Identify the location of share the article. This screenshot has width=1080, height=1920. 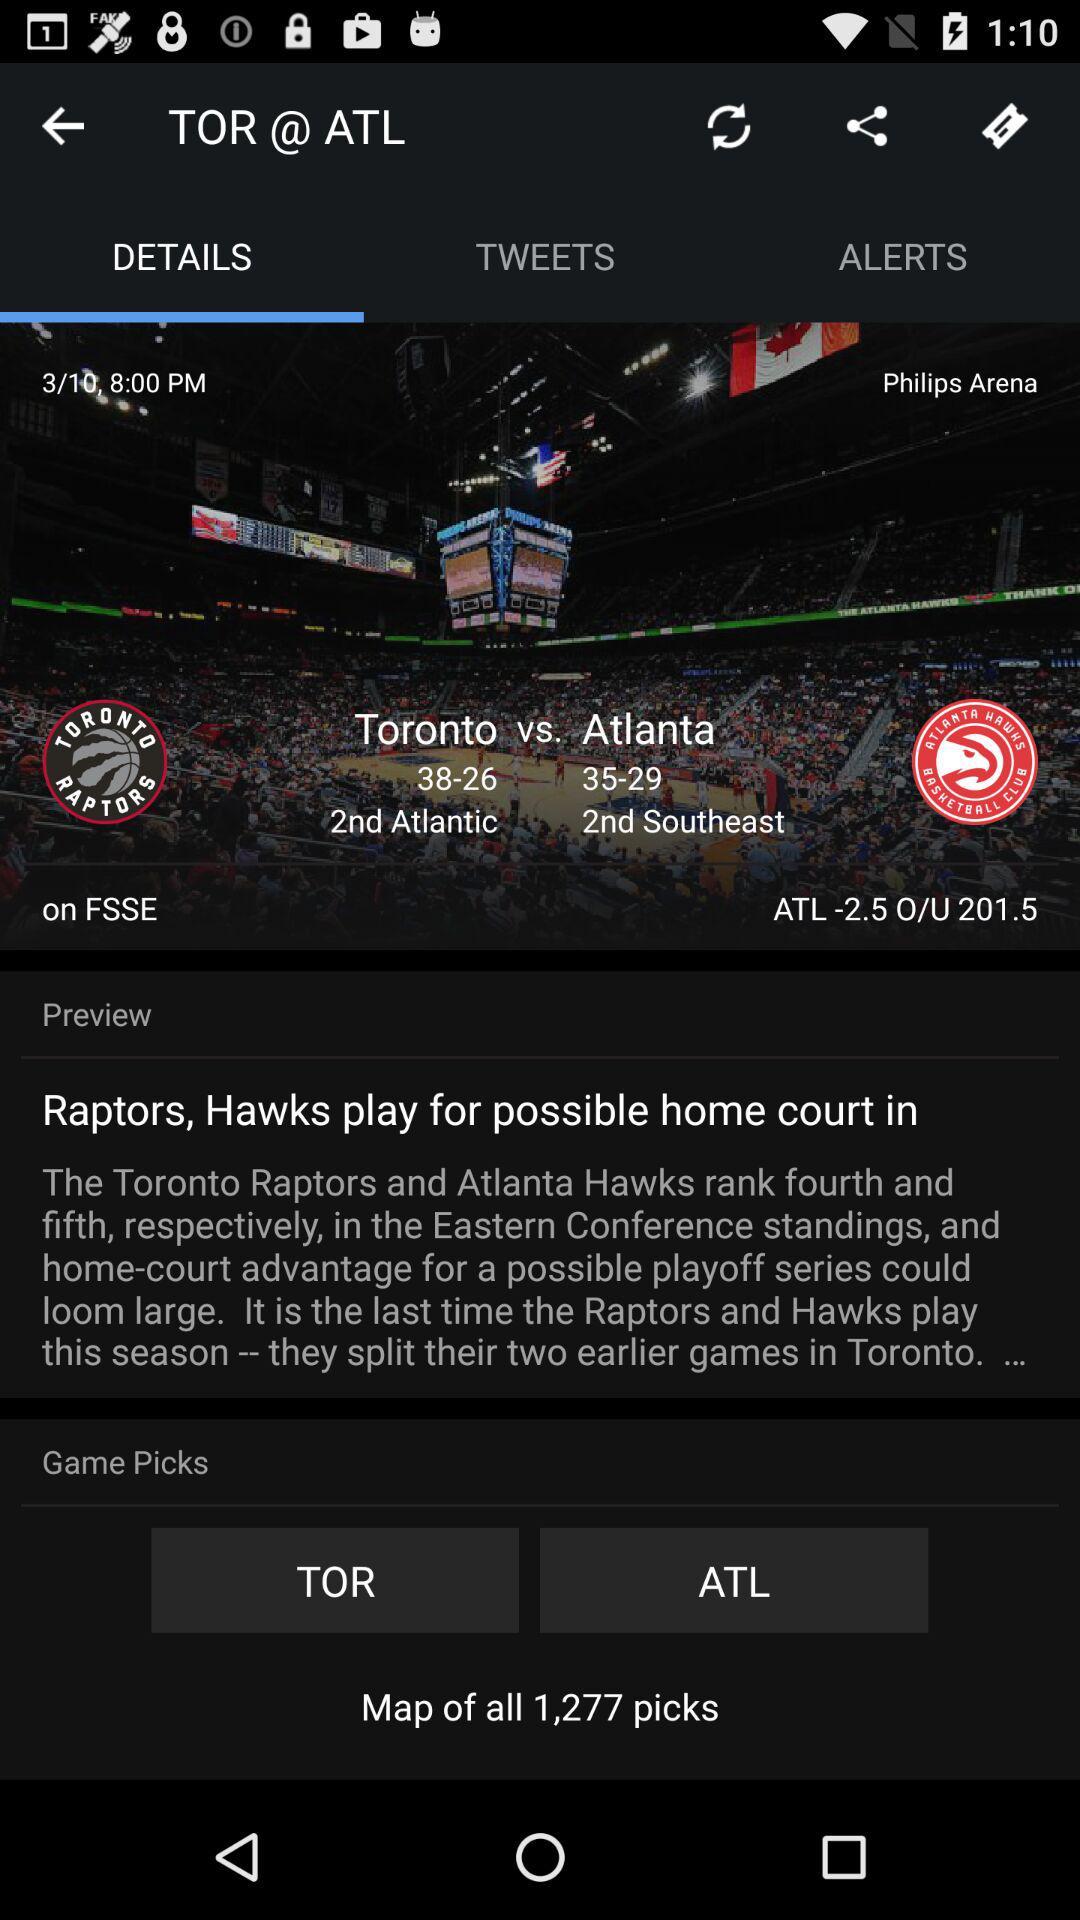
(866, 124).